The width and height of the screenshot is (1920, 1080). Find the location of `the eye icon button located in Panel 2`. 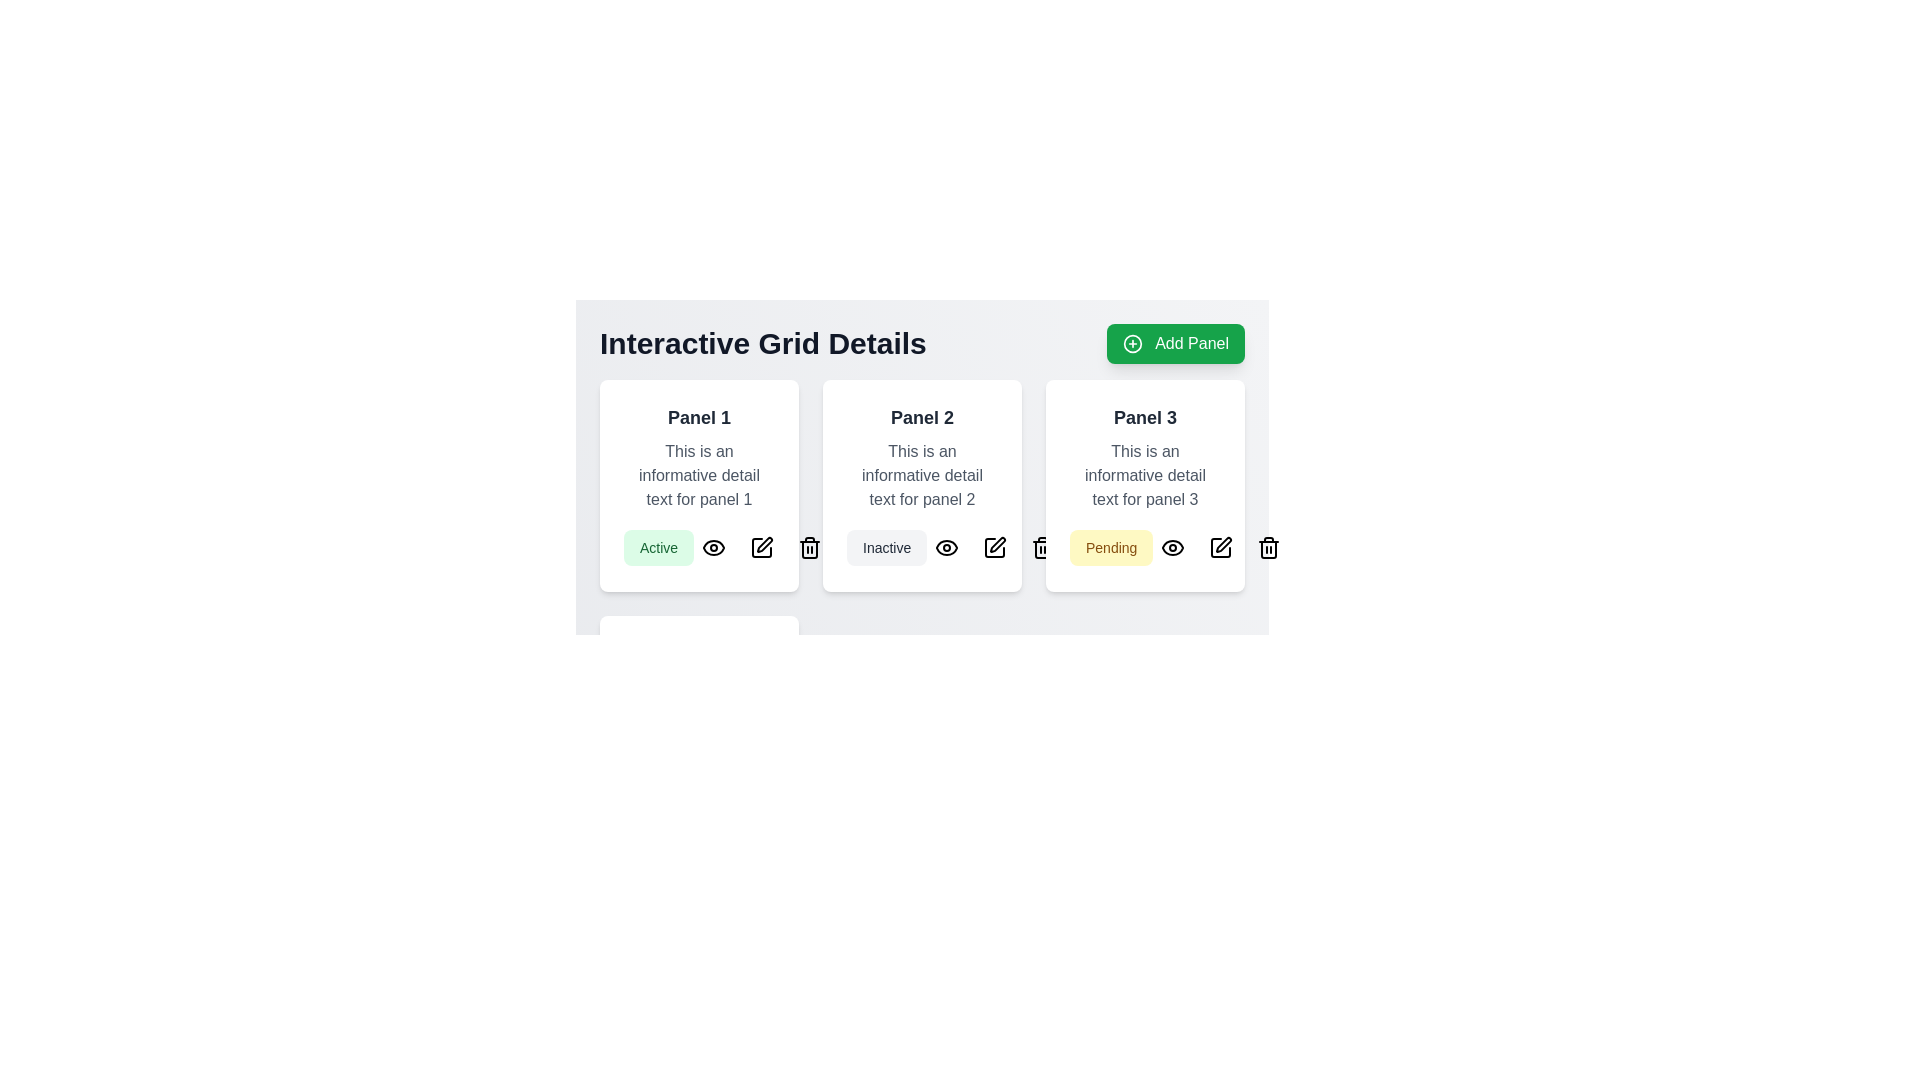

the eye icon button located in Panel 2 is located at coordinates (946, 547).